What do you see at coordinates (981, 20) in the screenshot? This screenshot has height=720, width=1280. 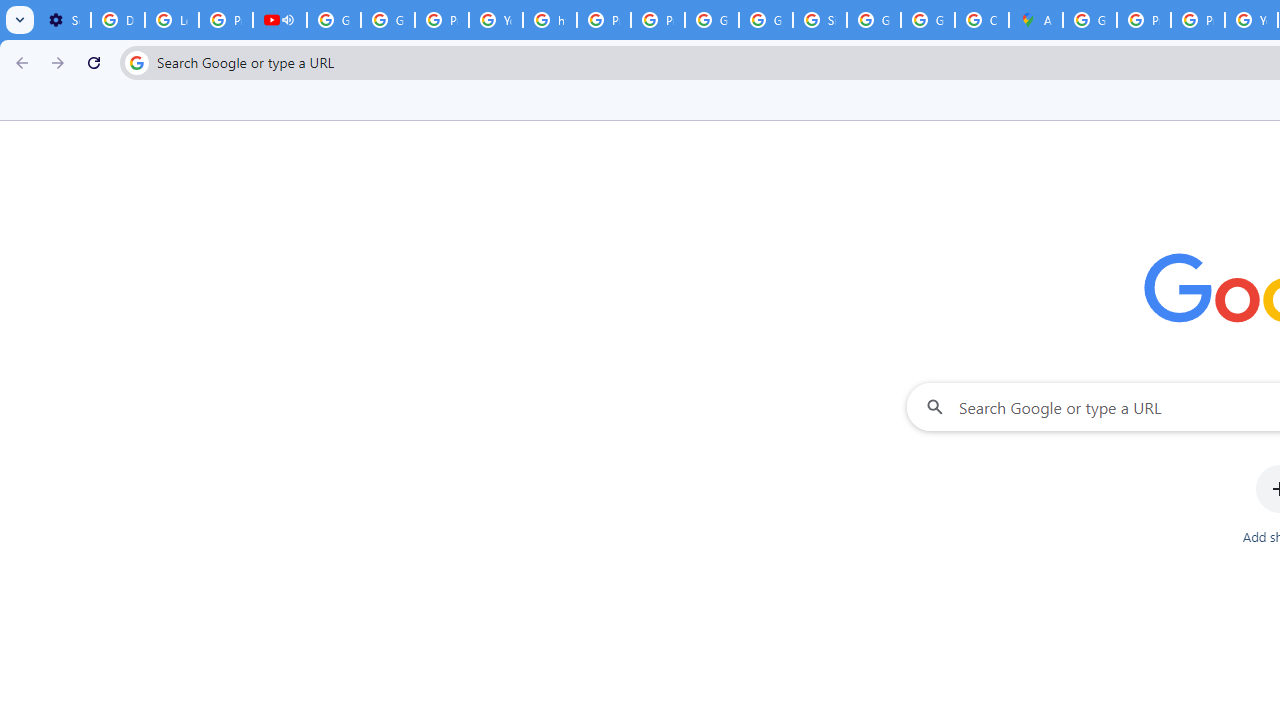 I see `'Create your Google Account'` at bounding box center [981, 20].